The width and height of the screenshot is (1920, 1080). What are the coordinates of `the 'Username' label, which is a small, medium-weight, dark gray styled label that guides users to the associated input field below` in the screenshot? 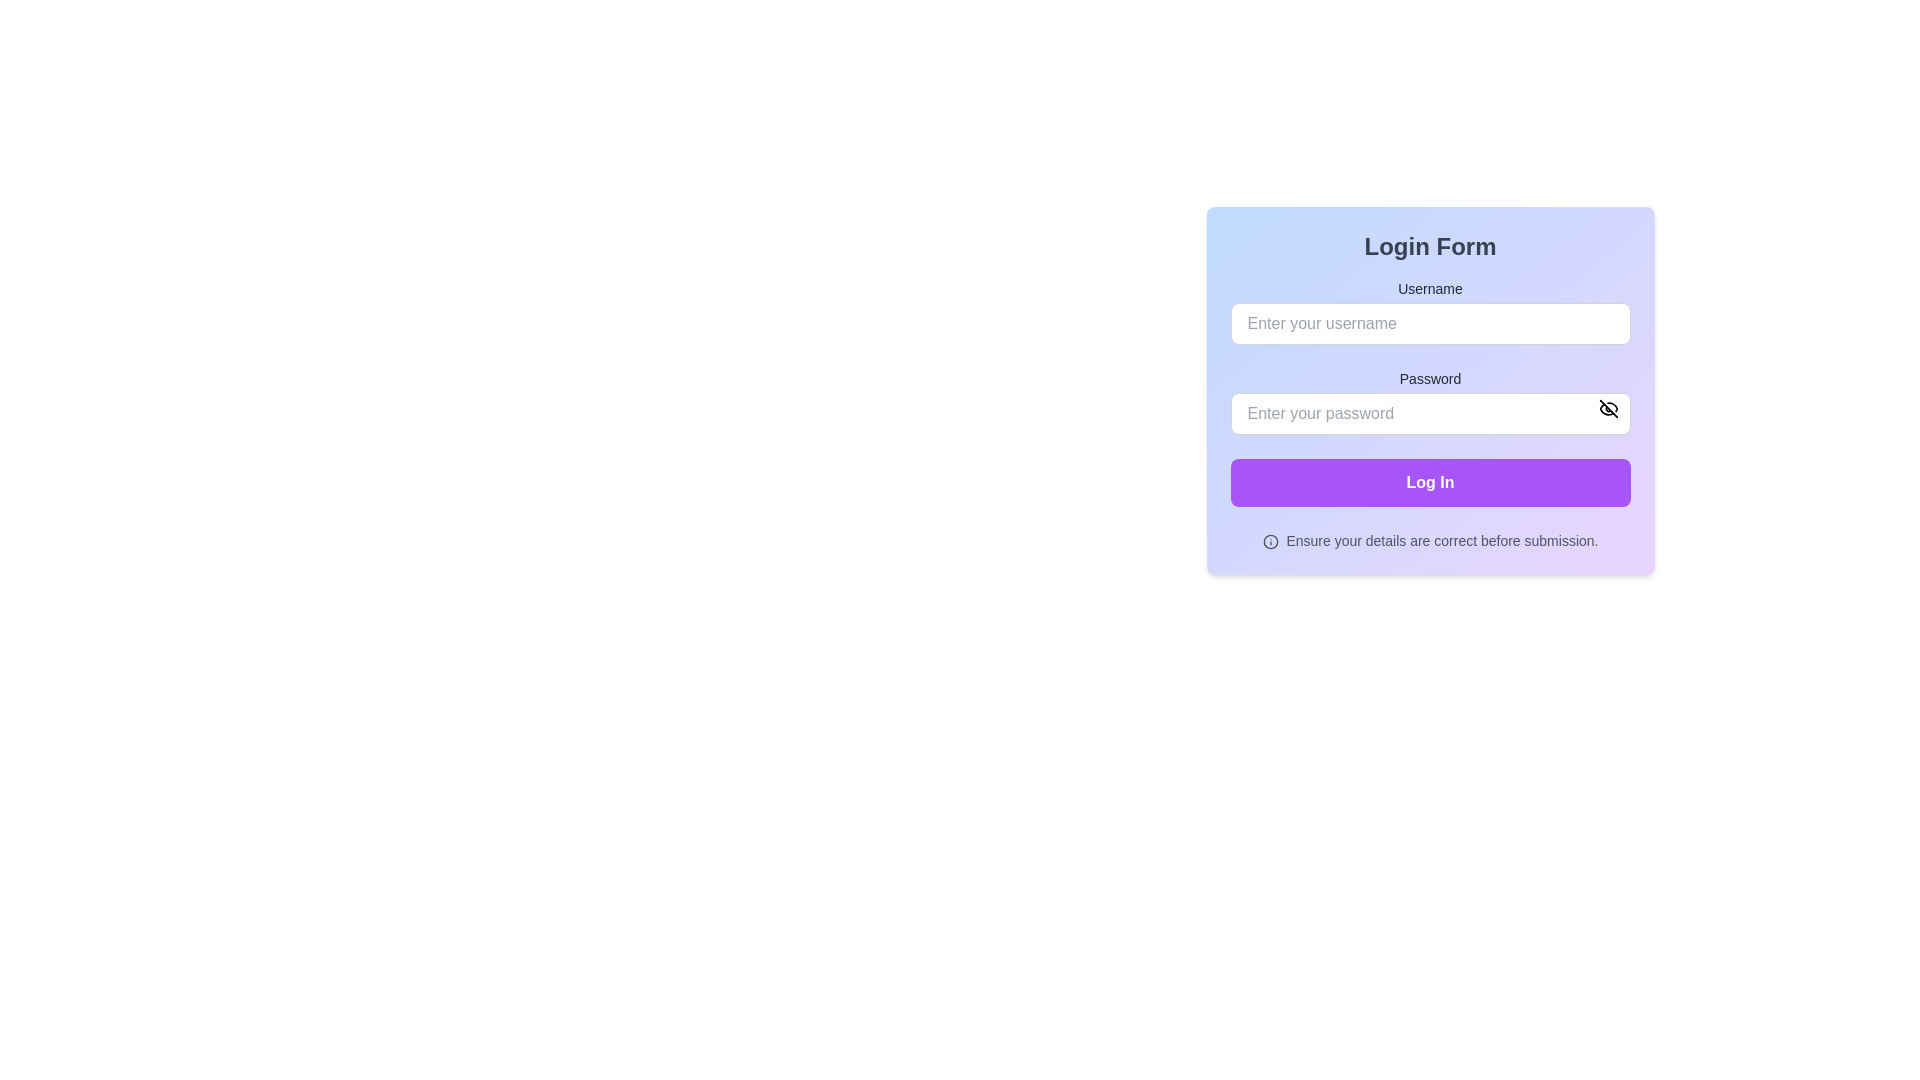 It's located at (1429, 289).